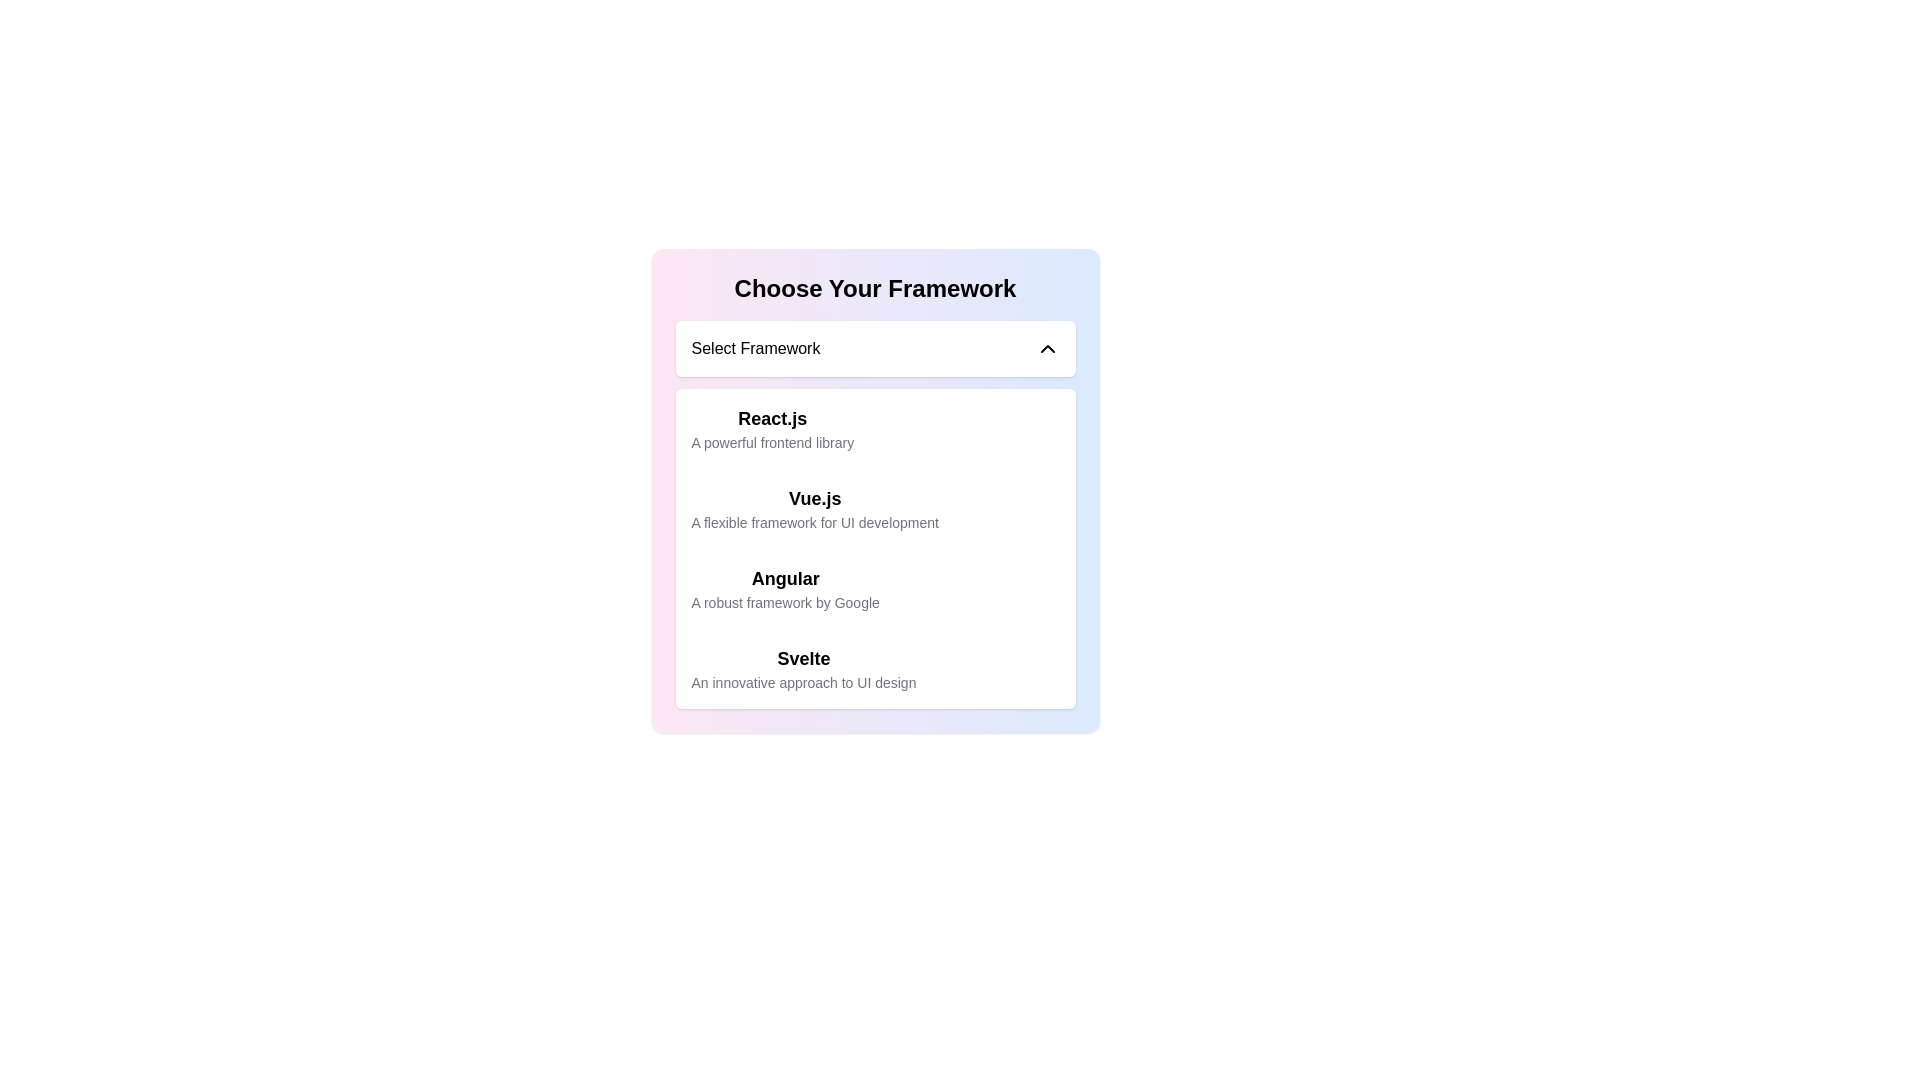 This screenshot has height=1080, width=1920. I want to click on the second item in the clickable list, which has the main title 'Vue.js' in bold and a subtitle 'A flexible framework for UI development', positioned below 'React.js' and above 'Angular', so click(875, 508).